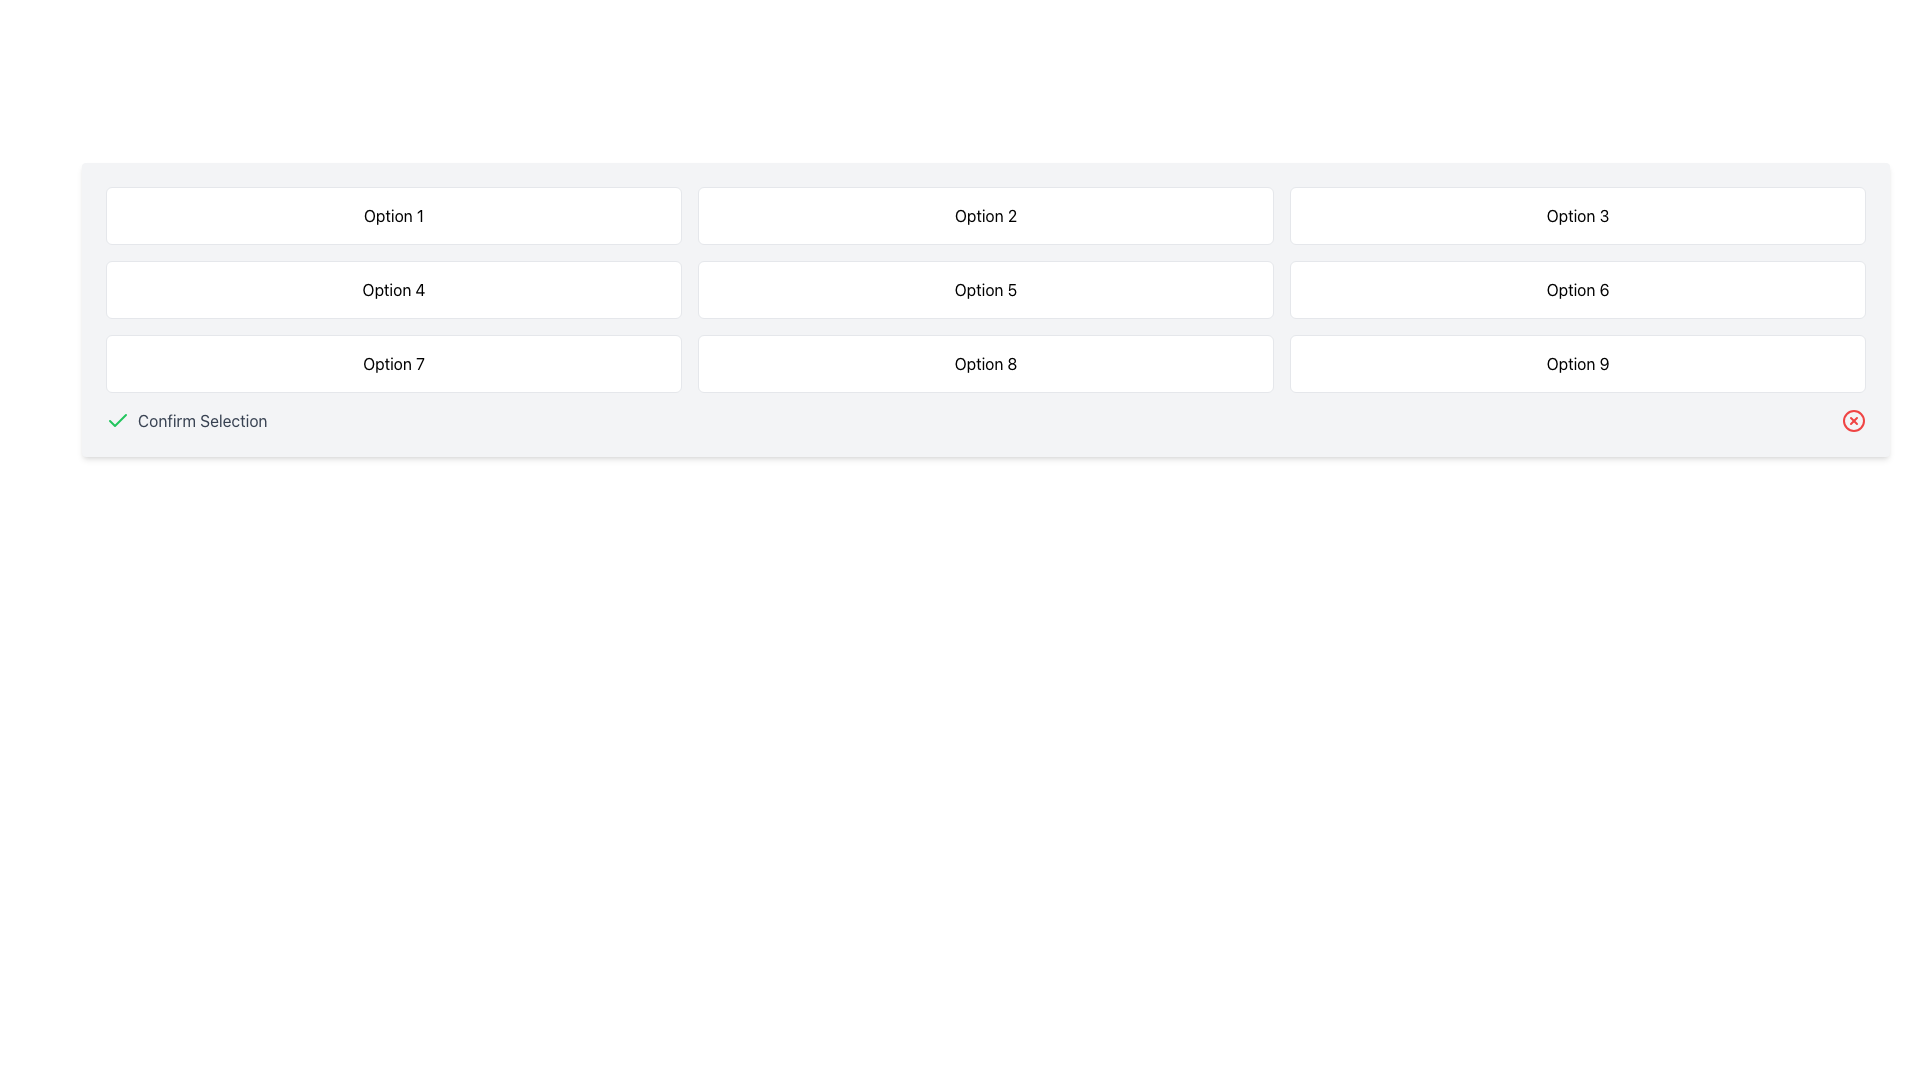  Describe the element at coordinates (985, 289) in the screenshot. I see `the selectable option button located in the middle column of the second row in a grid of choices` at that location.